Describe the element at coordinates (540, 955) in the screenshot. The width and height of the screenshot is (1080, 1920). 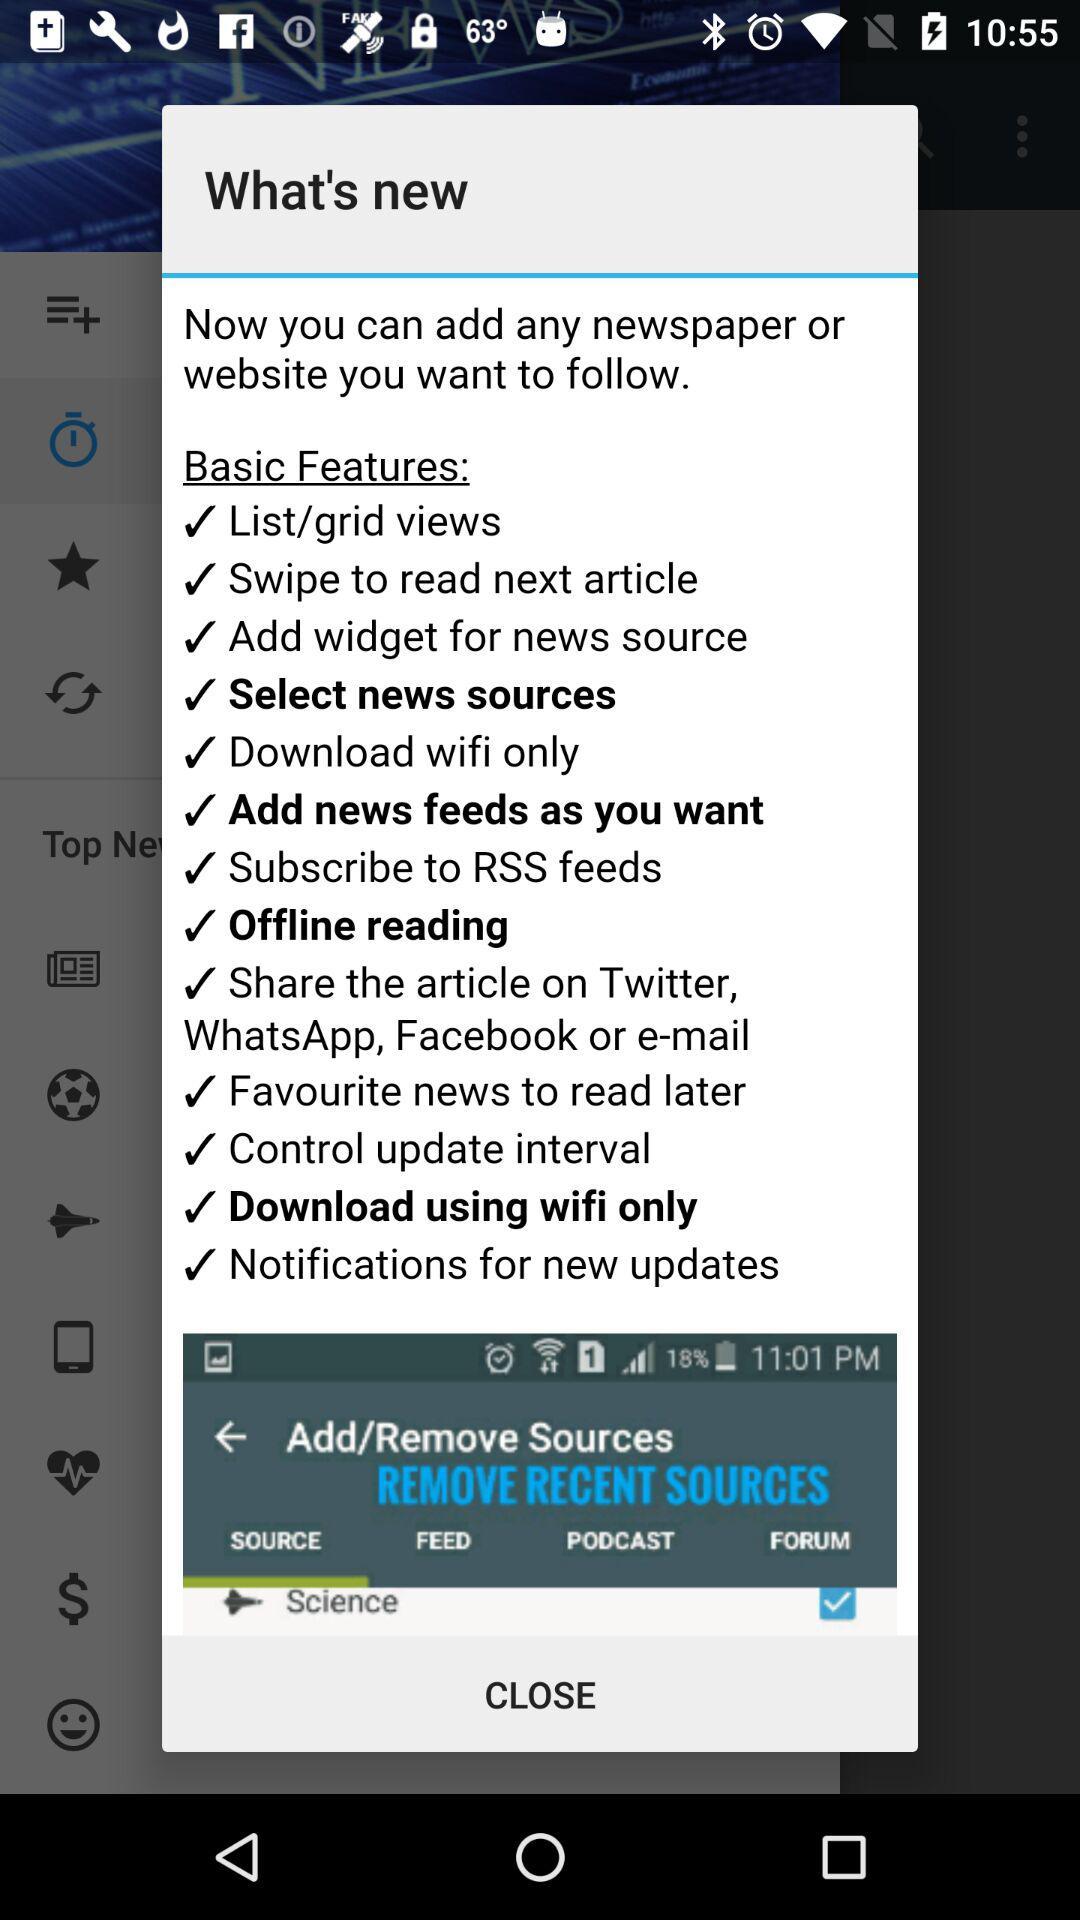
I see `option select button` at that location.